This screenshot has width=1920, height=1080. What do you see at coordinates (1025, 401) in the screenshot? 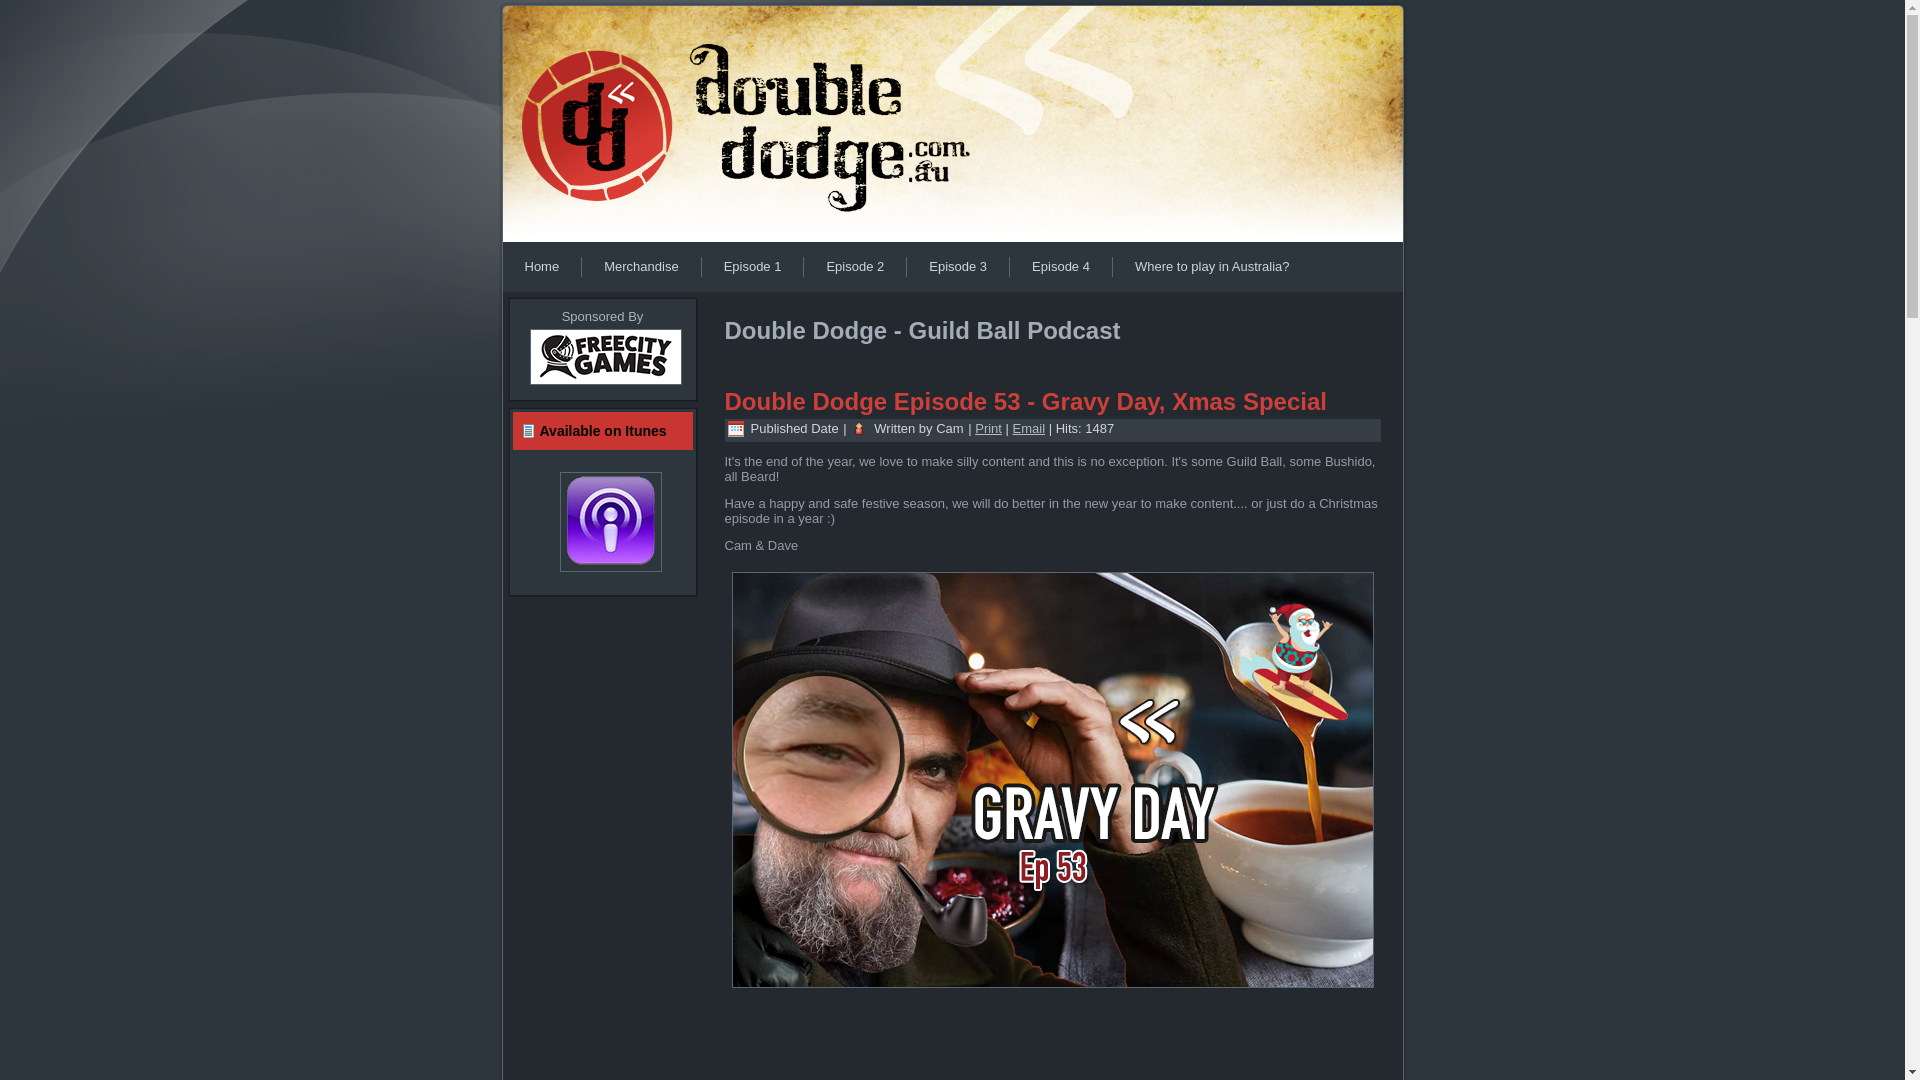
I see `'Double Dodge Episode 53 - Gravy Day, Xmas Special'` at bounding box center [1025, 401].